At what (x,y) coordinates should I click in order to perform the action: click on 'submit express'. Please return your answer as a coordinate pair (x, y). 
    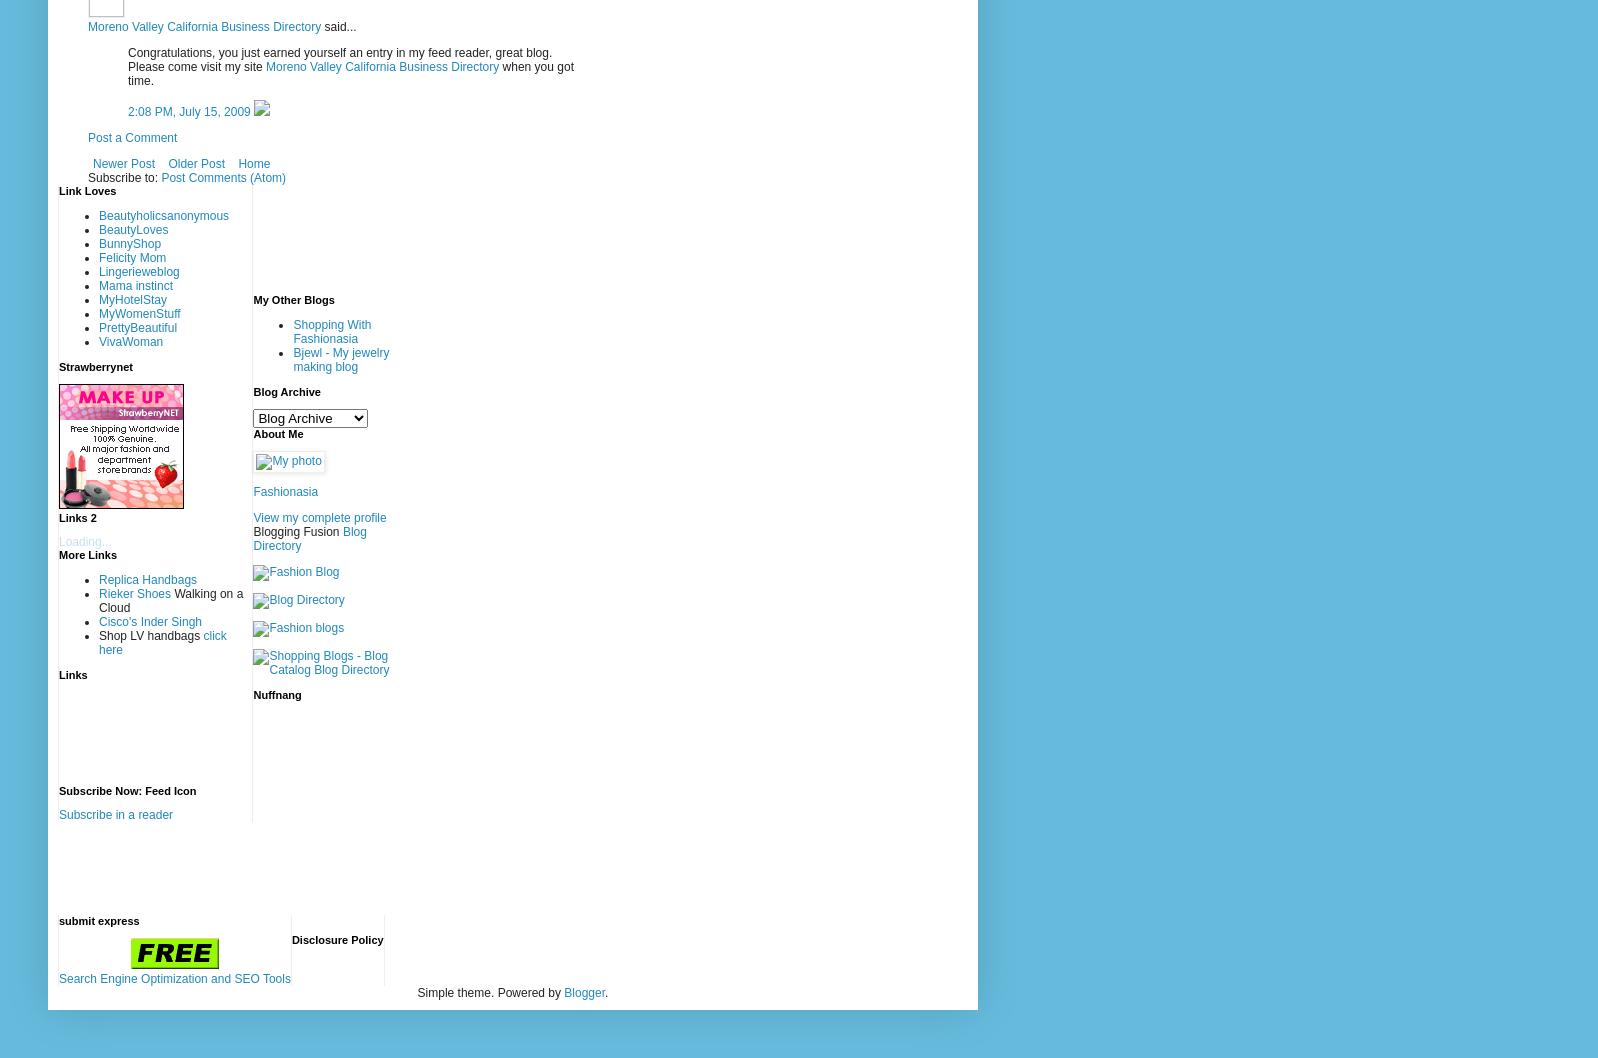
    Looking at the image, I should click on (98, 920).